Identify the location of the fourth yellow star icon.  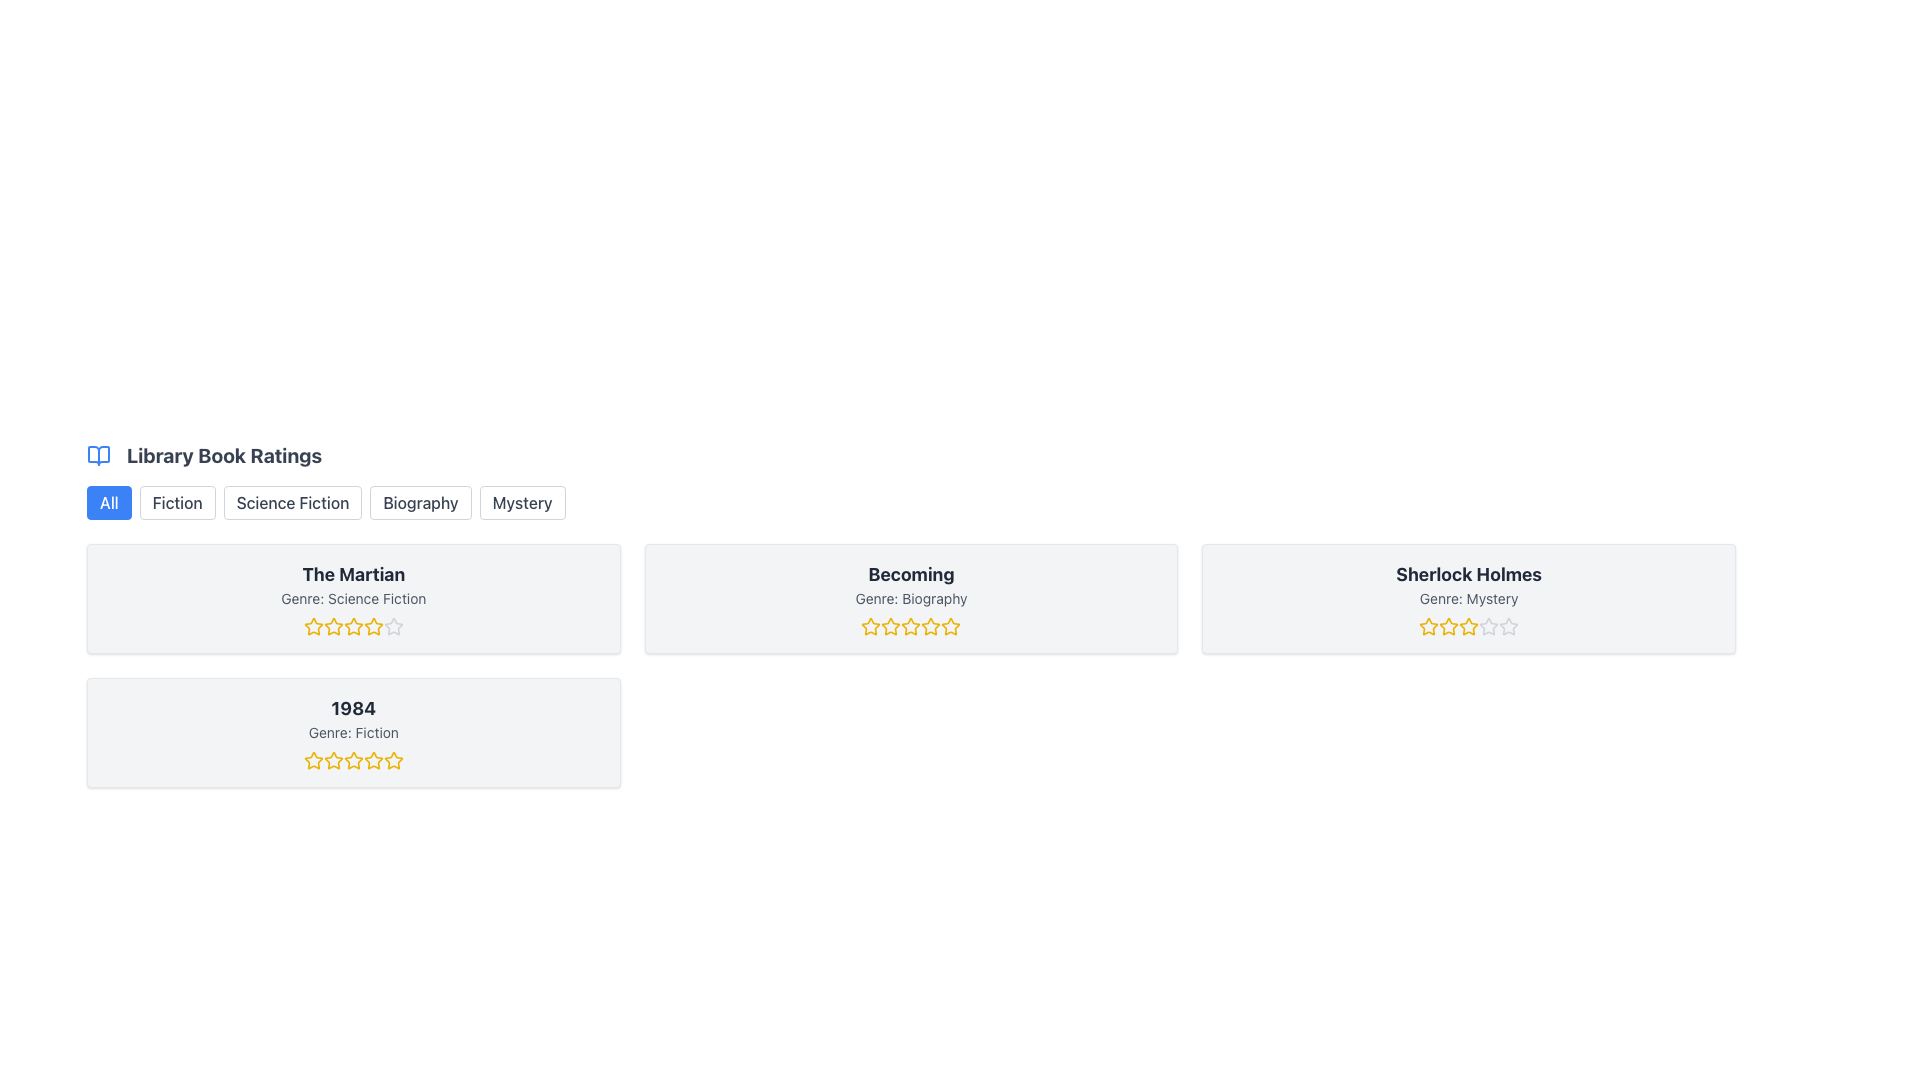
(353, 626).